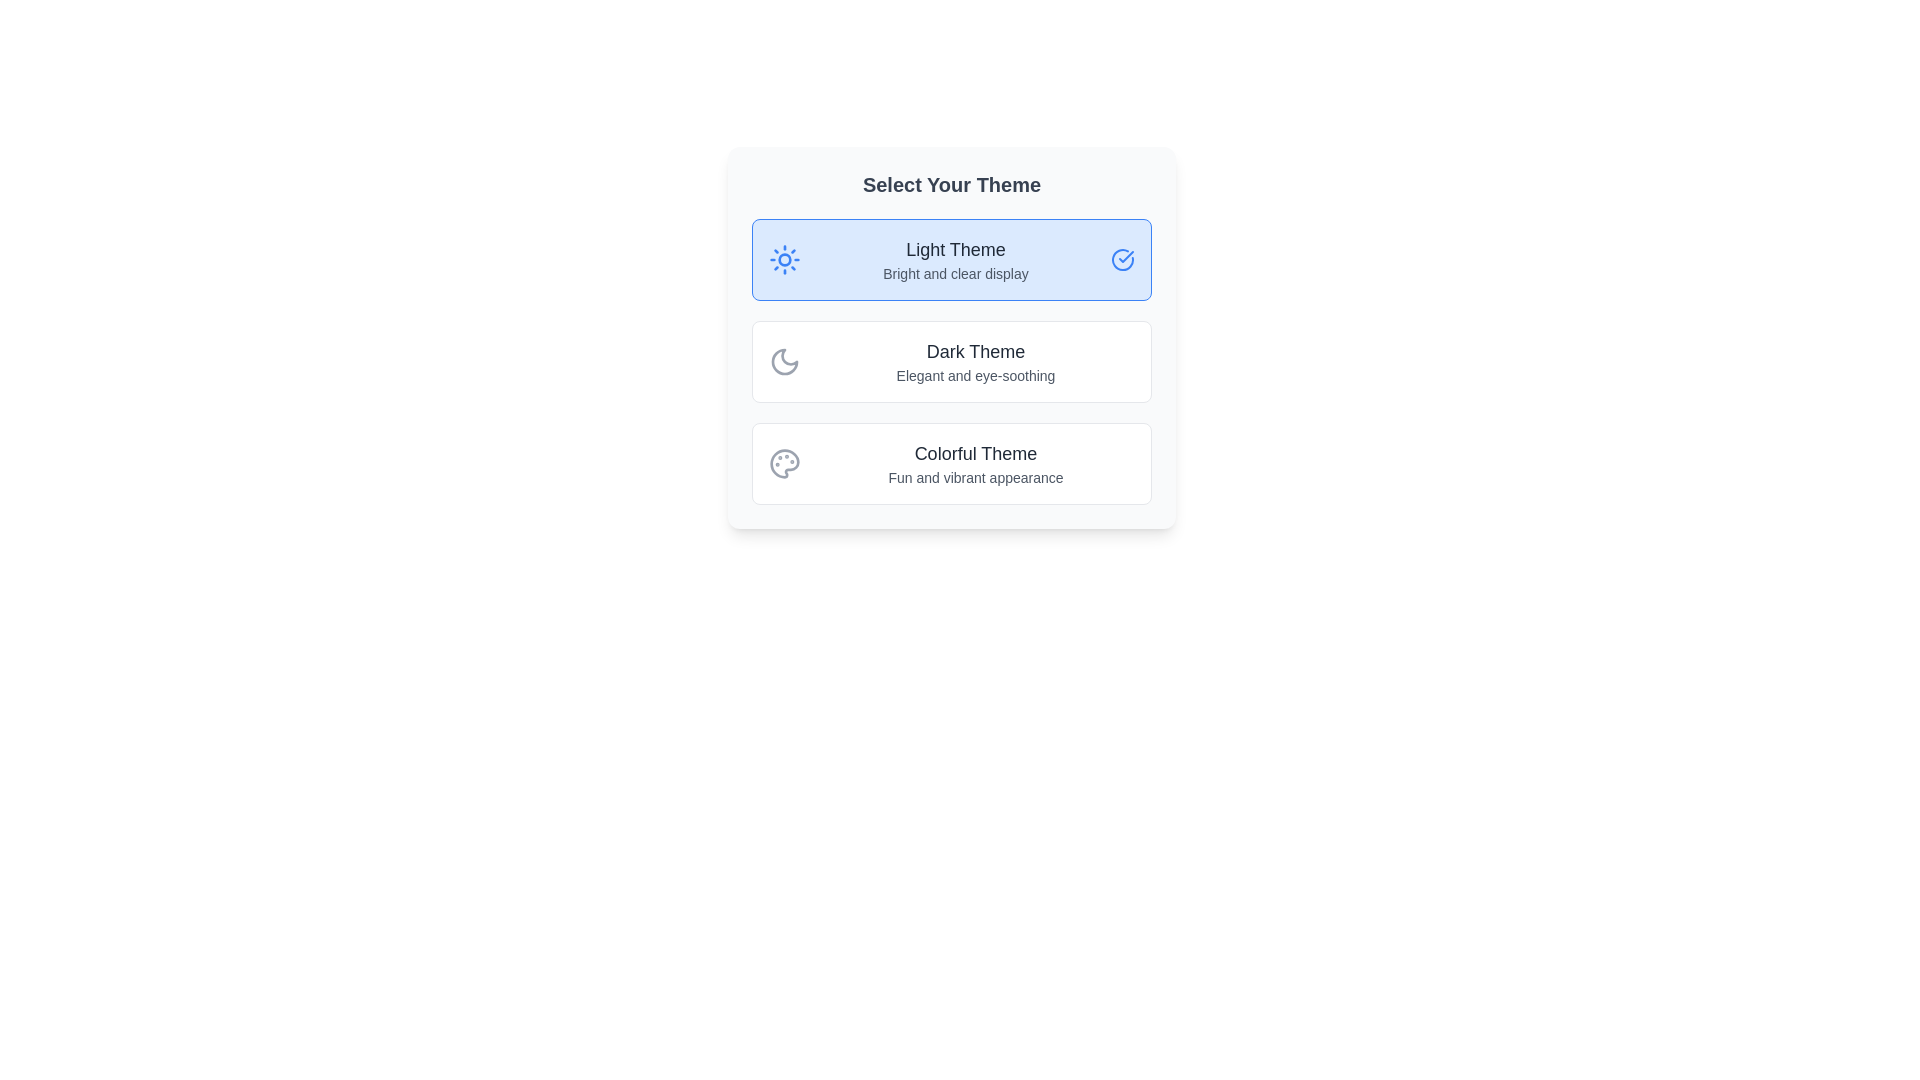 The height and width of the screenshot is (1080, 1920). Describe the element at coordinates (954, 249) in the screenshot. I see `the 'Light Theme' text label, which serves as a title indicating the theme option within the theme selection box` at that location.